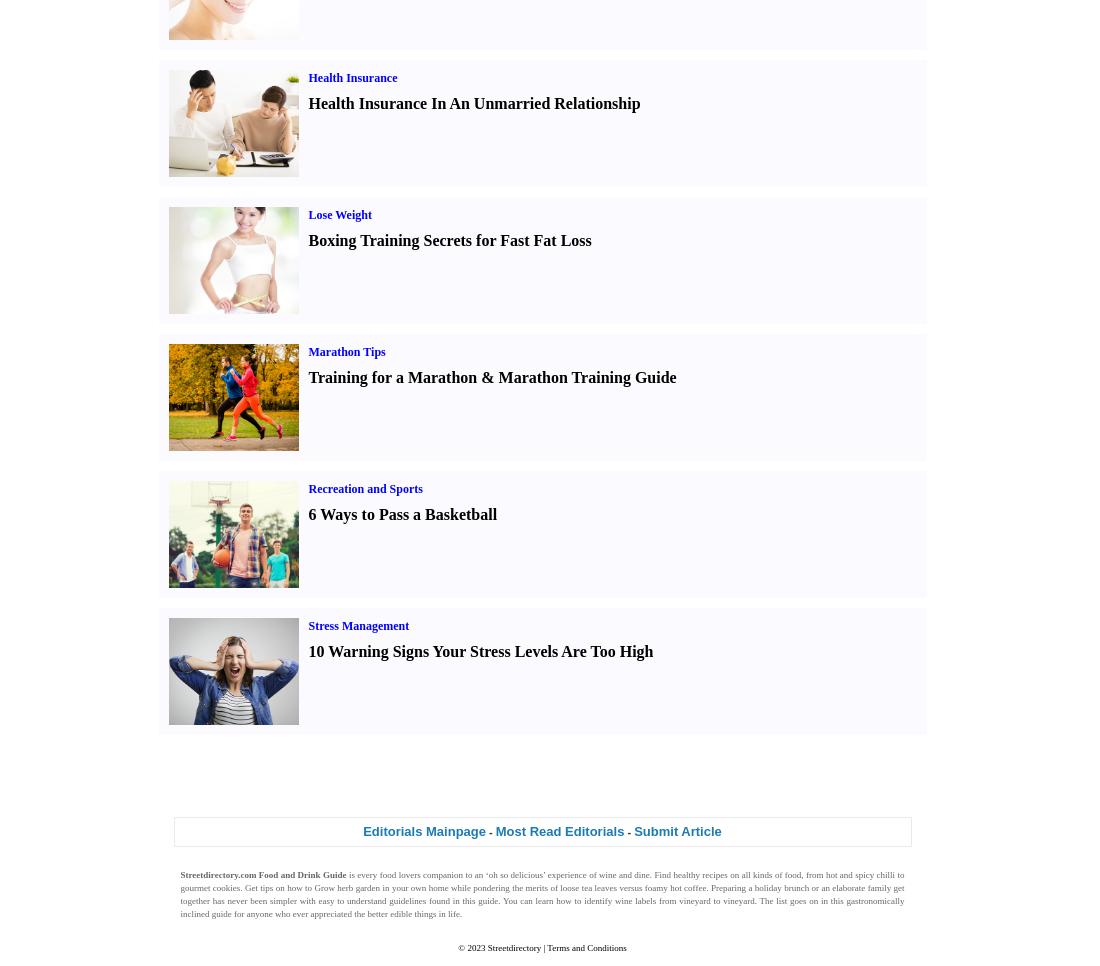 This screenshot has width=1100, height=966. What do you see at coordinates (298, 899) in the screenshot?
I see `'has never been simpler with easy to understand'` at bounding box center [298, 899].